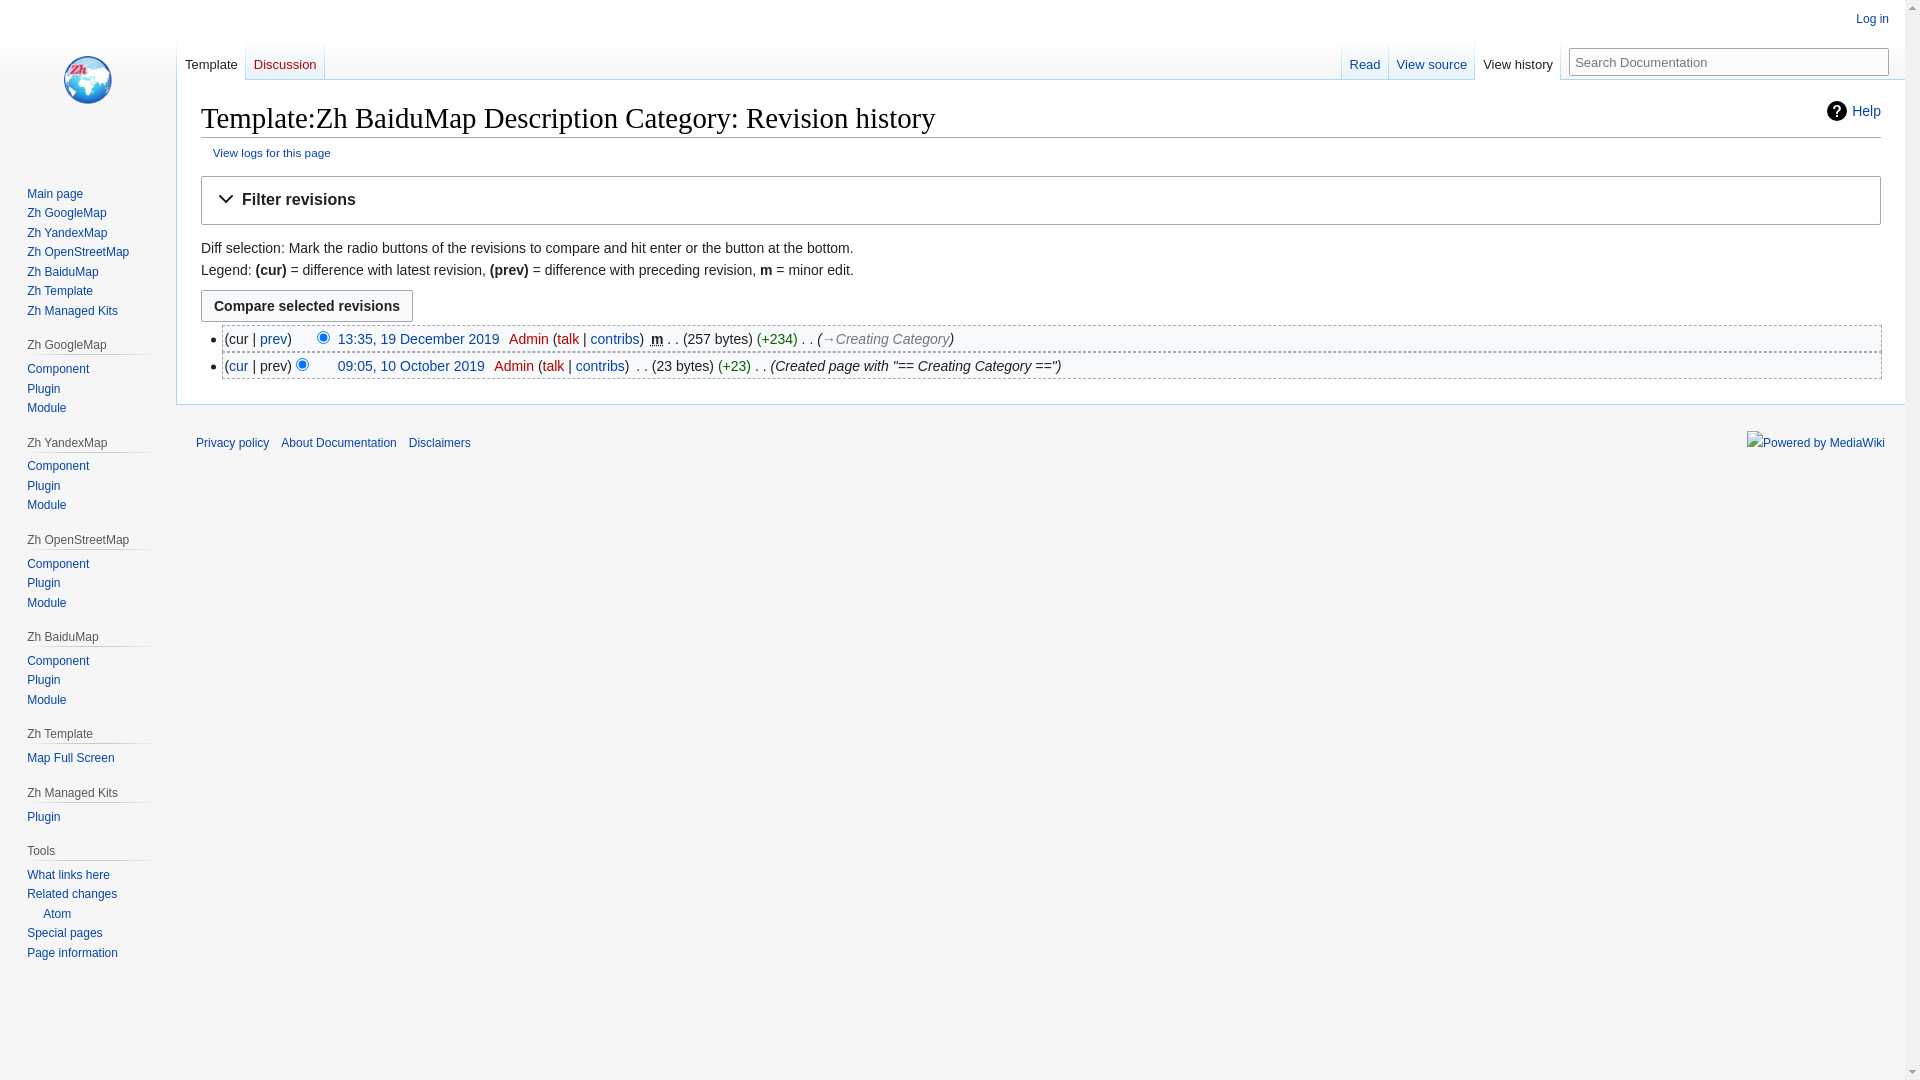 The image size is (1920, 1080). What do you see at coordinates (614, 338) in the screenshot?
I see `'contribs'` at bounding box center [614, 338].